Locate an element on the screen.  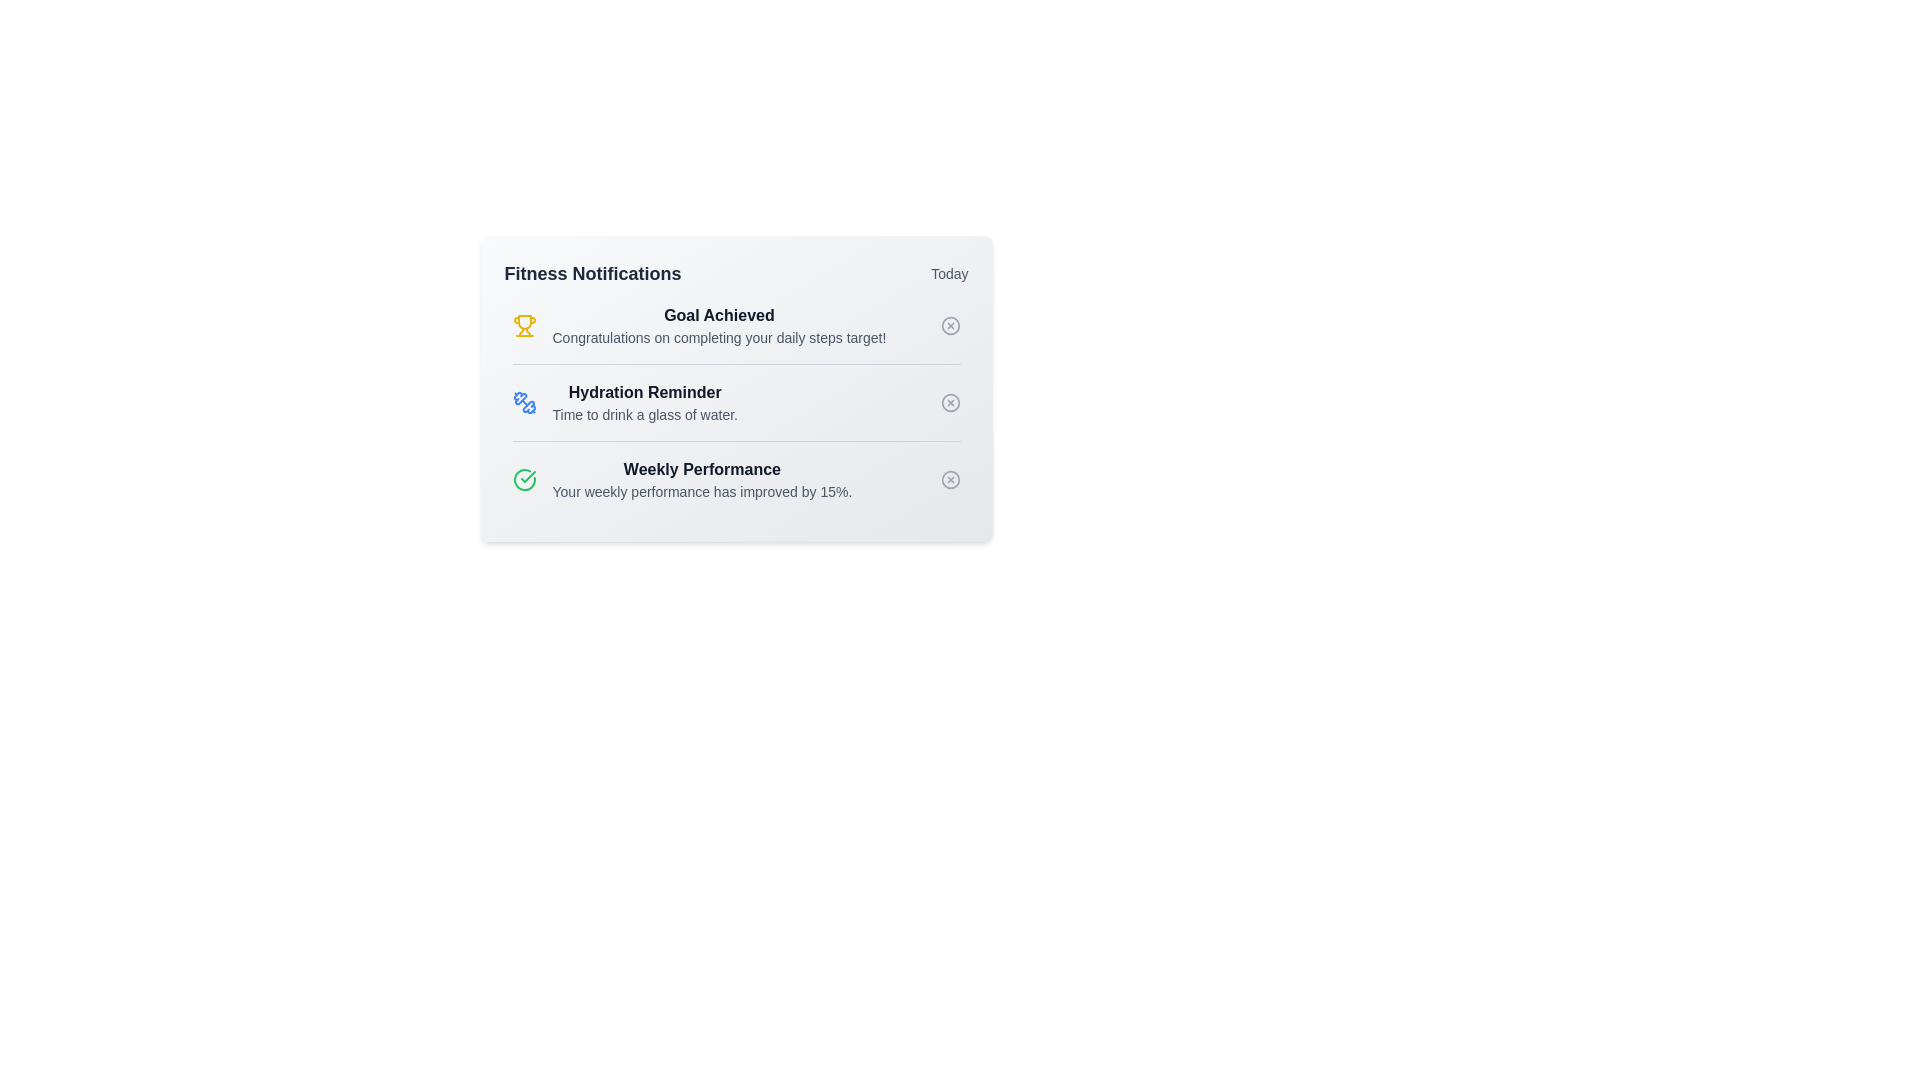
the text element that says 'Congratulations on completing your daily steps target!' which is styled in light gray and located below the bold header 'Goal Achieved' in the Fitness Notifications section is located at coordinates (719, 337).